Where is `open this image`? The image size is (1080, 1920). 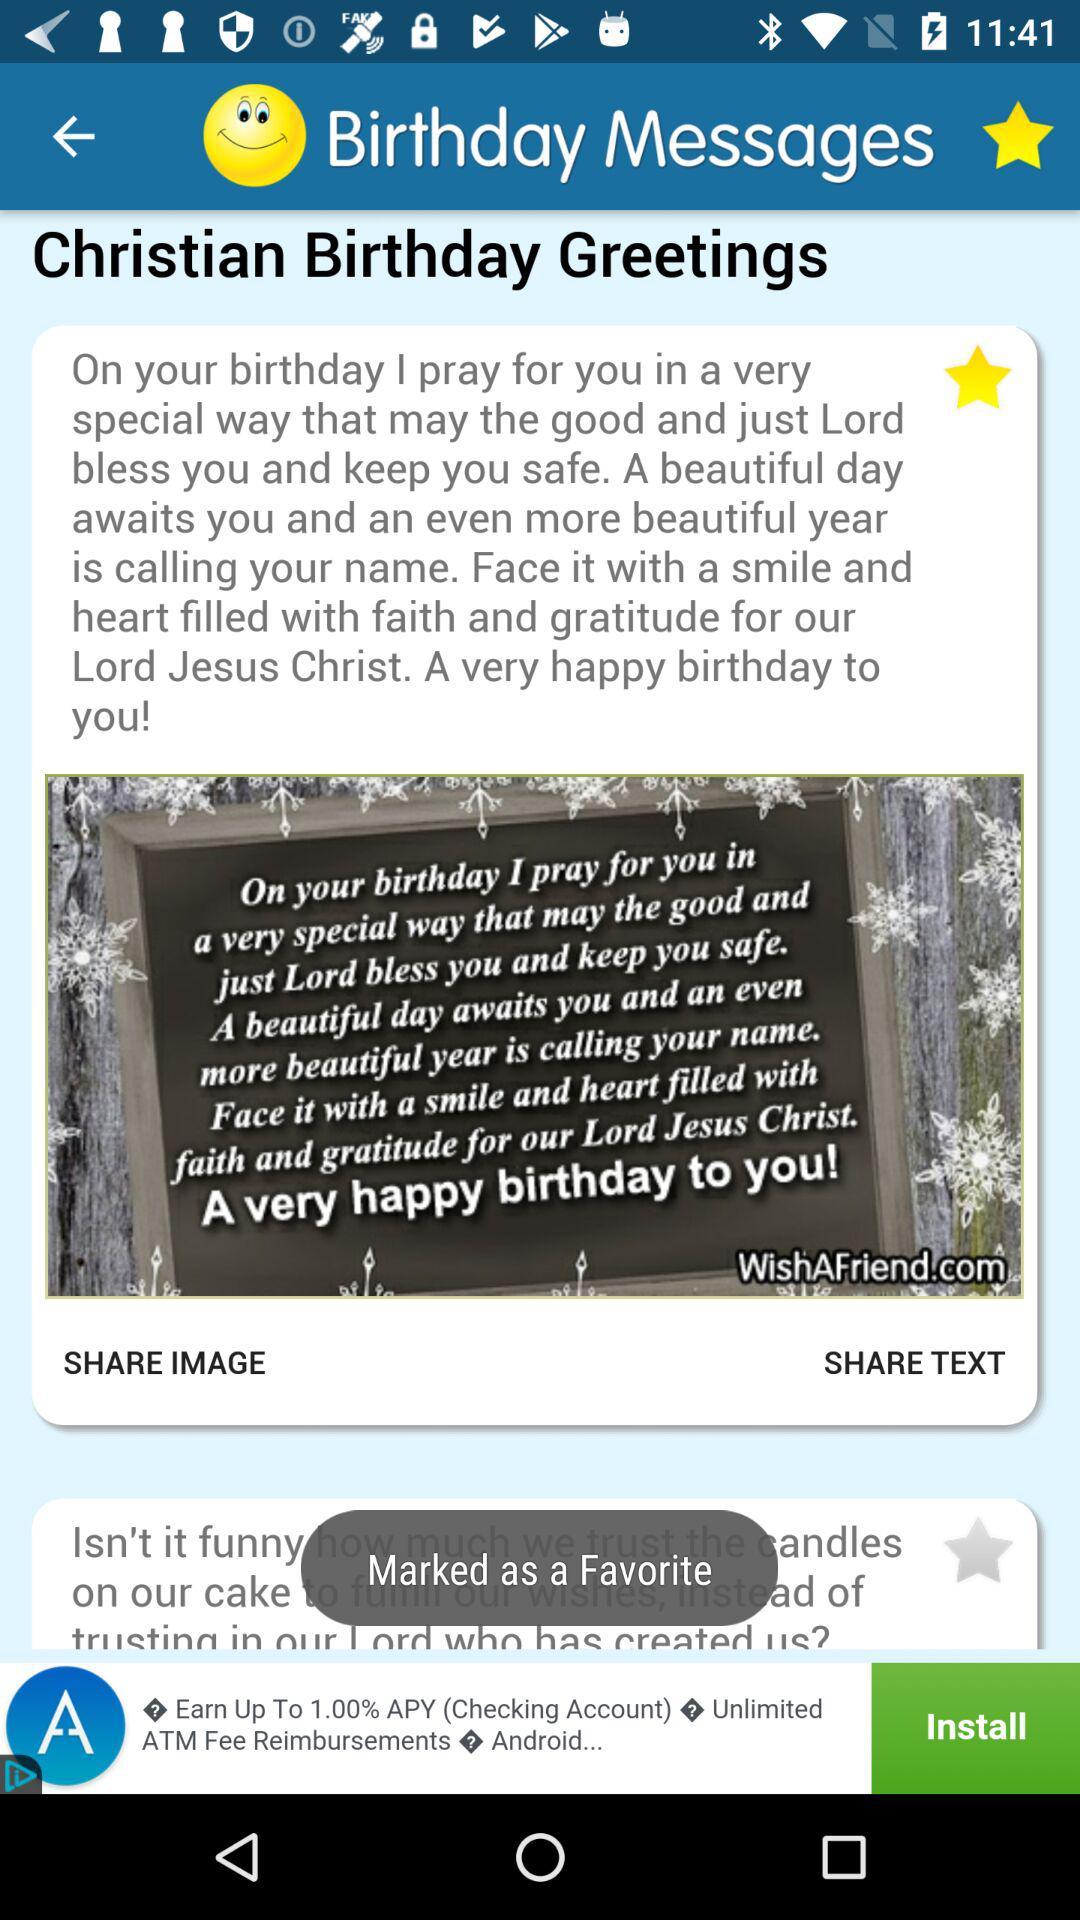
open this image is located at coordinates (533, 1036).